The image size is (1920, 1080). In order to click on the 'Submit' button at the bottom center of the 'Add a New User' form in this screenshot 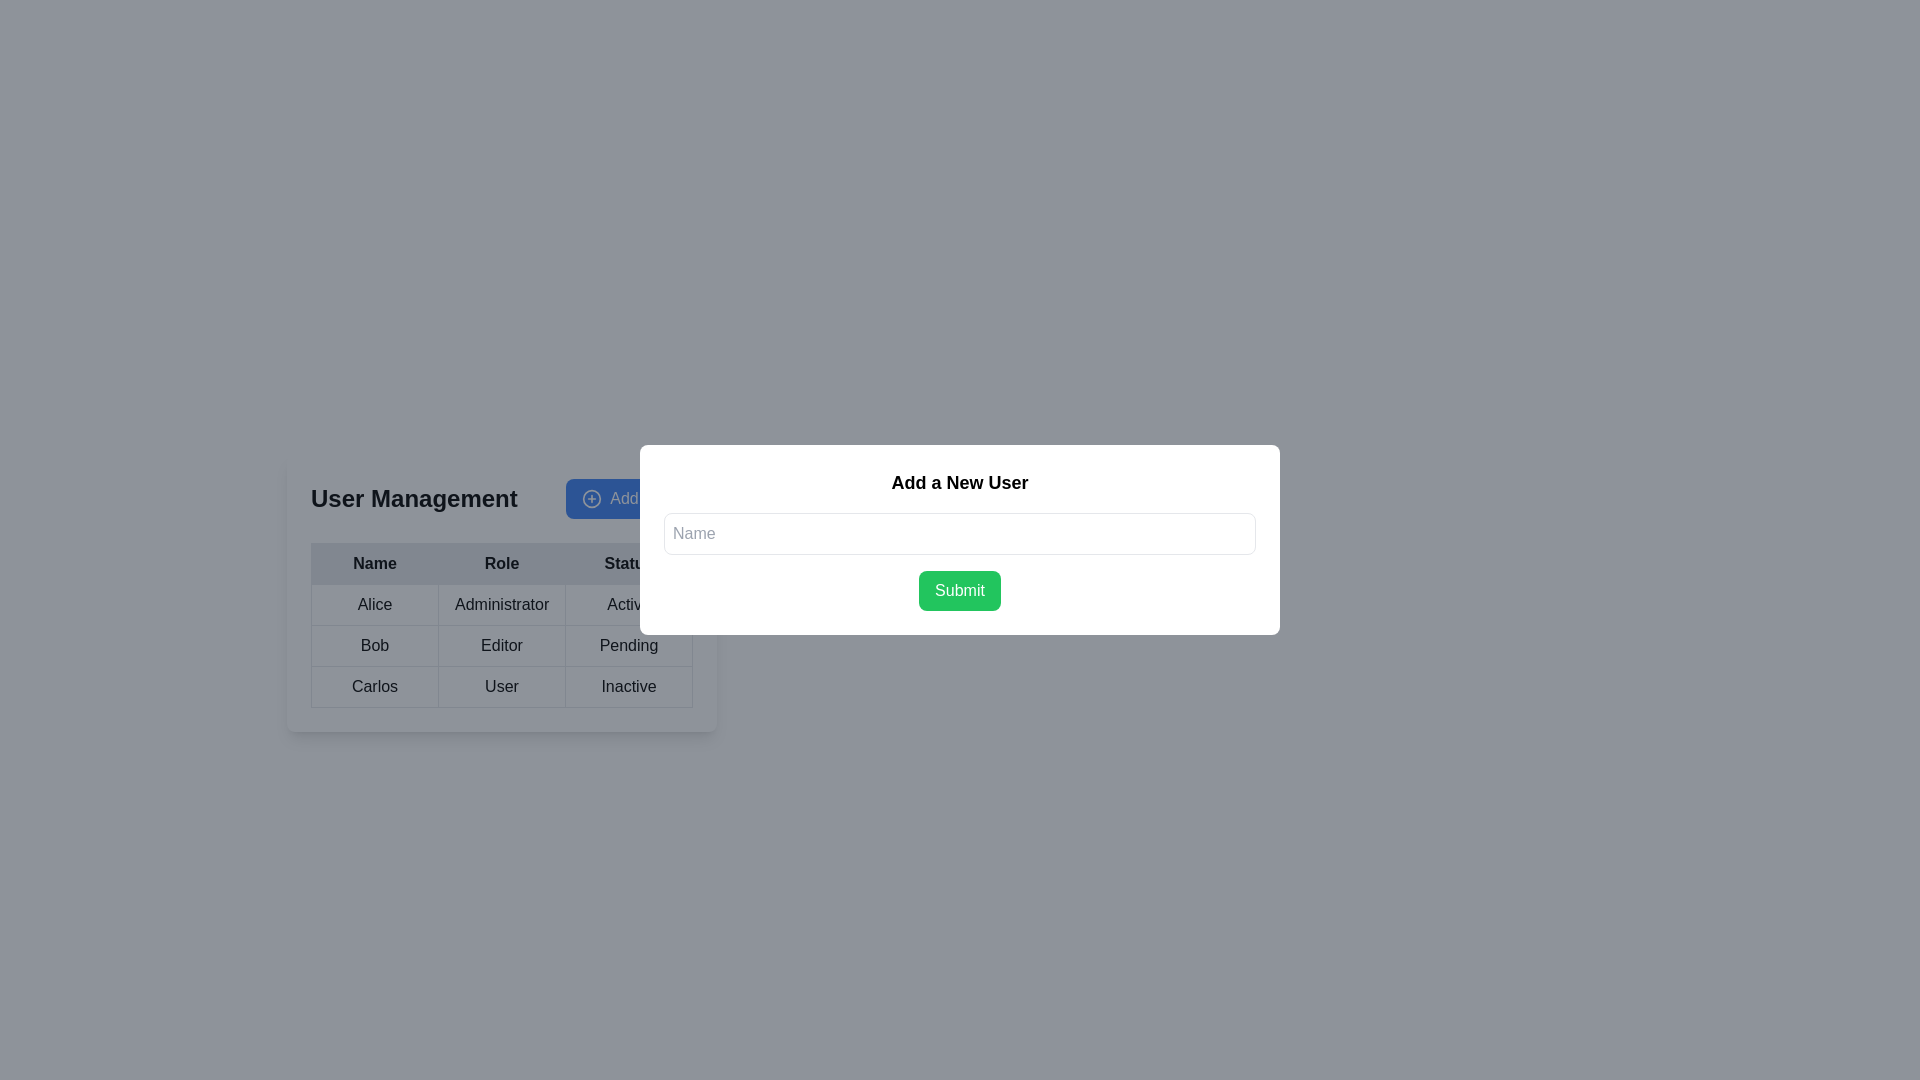, I will do `click(960, 589)`.